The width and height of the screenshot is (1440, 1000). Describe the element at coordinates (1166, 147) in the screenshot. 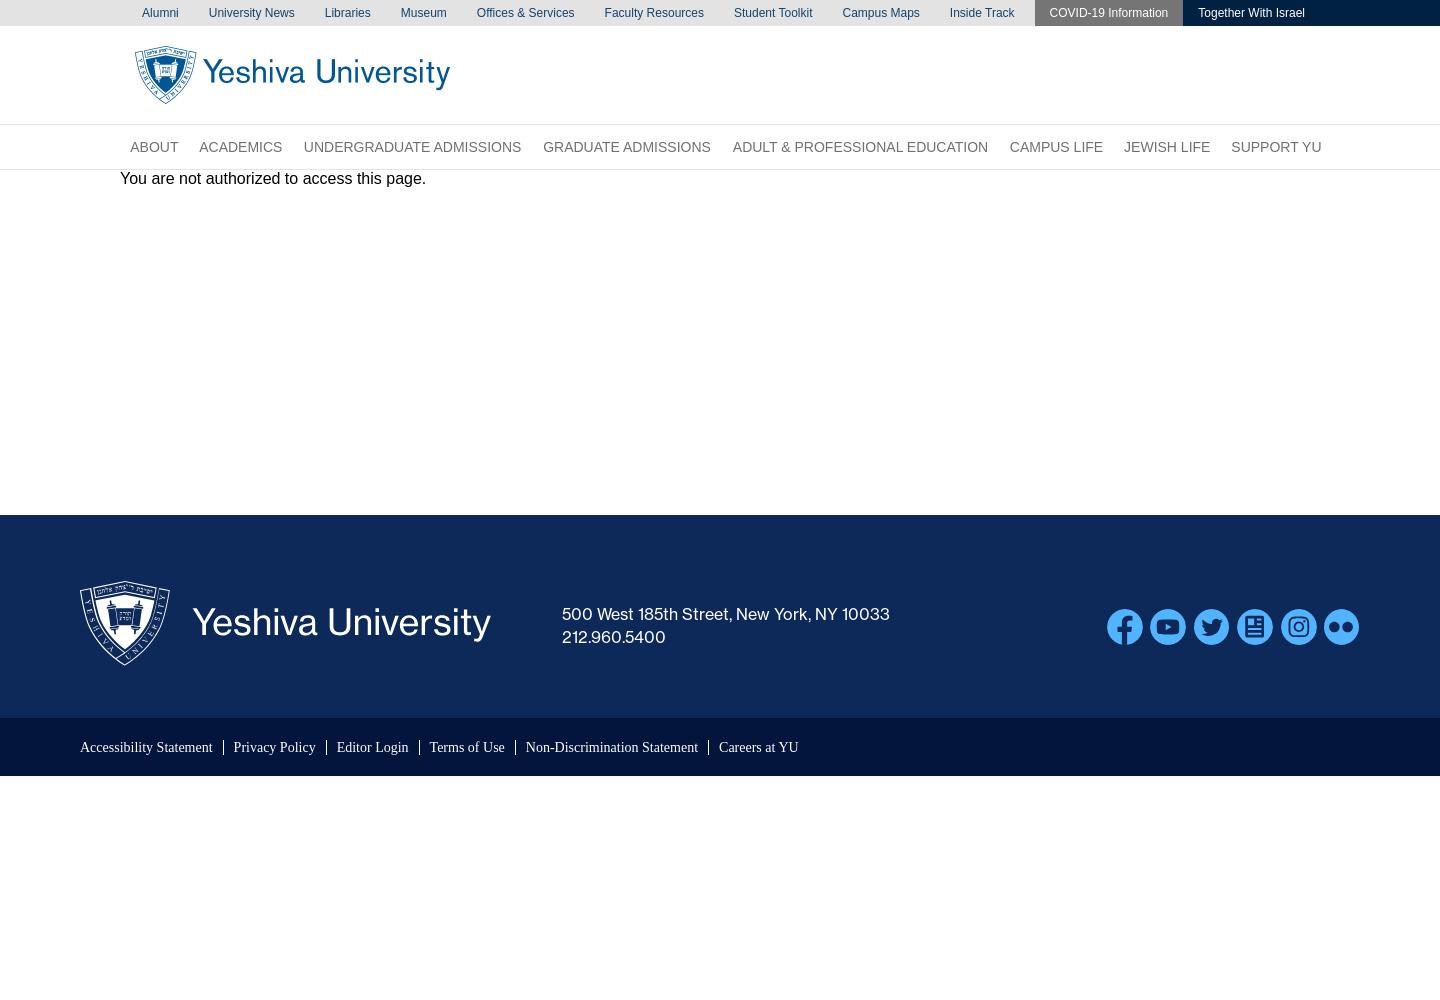

I see `'Jewish Life'` at that location.